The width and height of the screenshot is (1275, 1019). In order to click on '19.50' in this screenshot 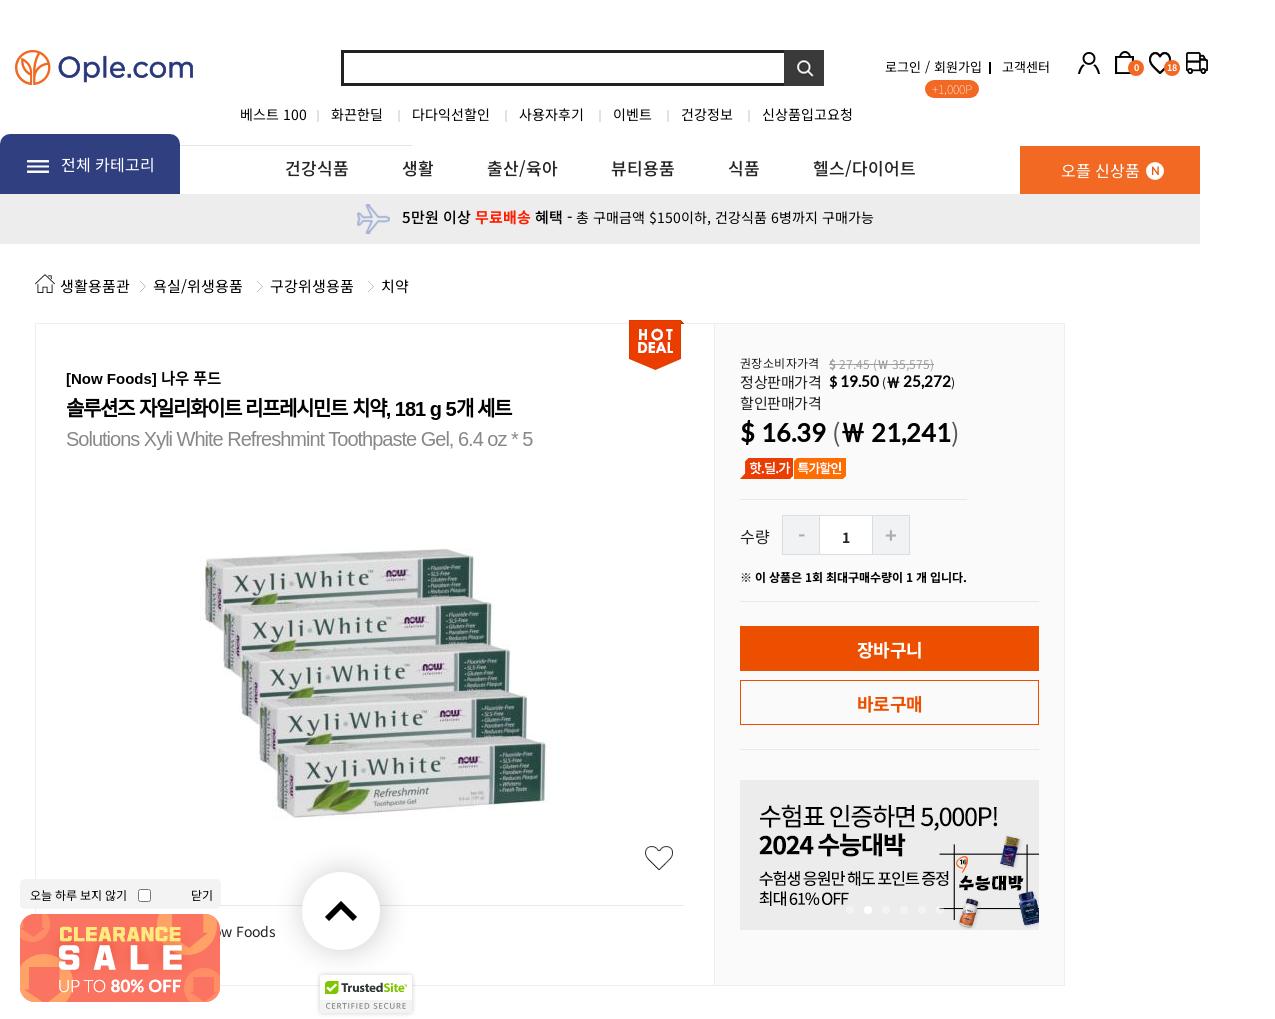, I will do `click(858, 380)`.